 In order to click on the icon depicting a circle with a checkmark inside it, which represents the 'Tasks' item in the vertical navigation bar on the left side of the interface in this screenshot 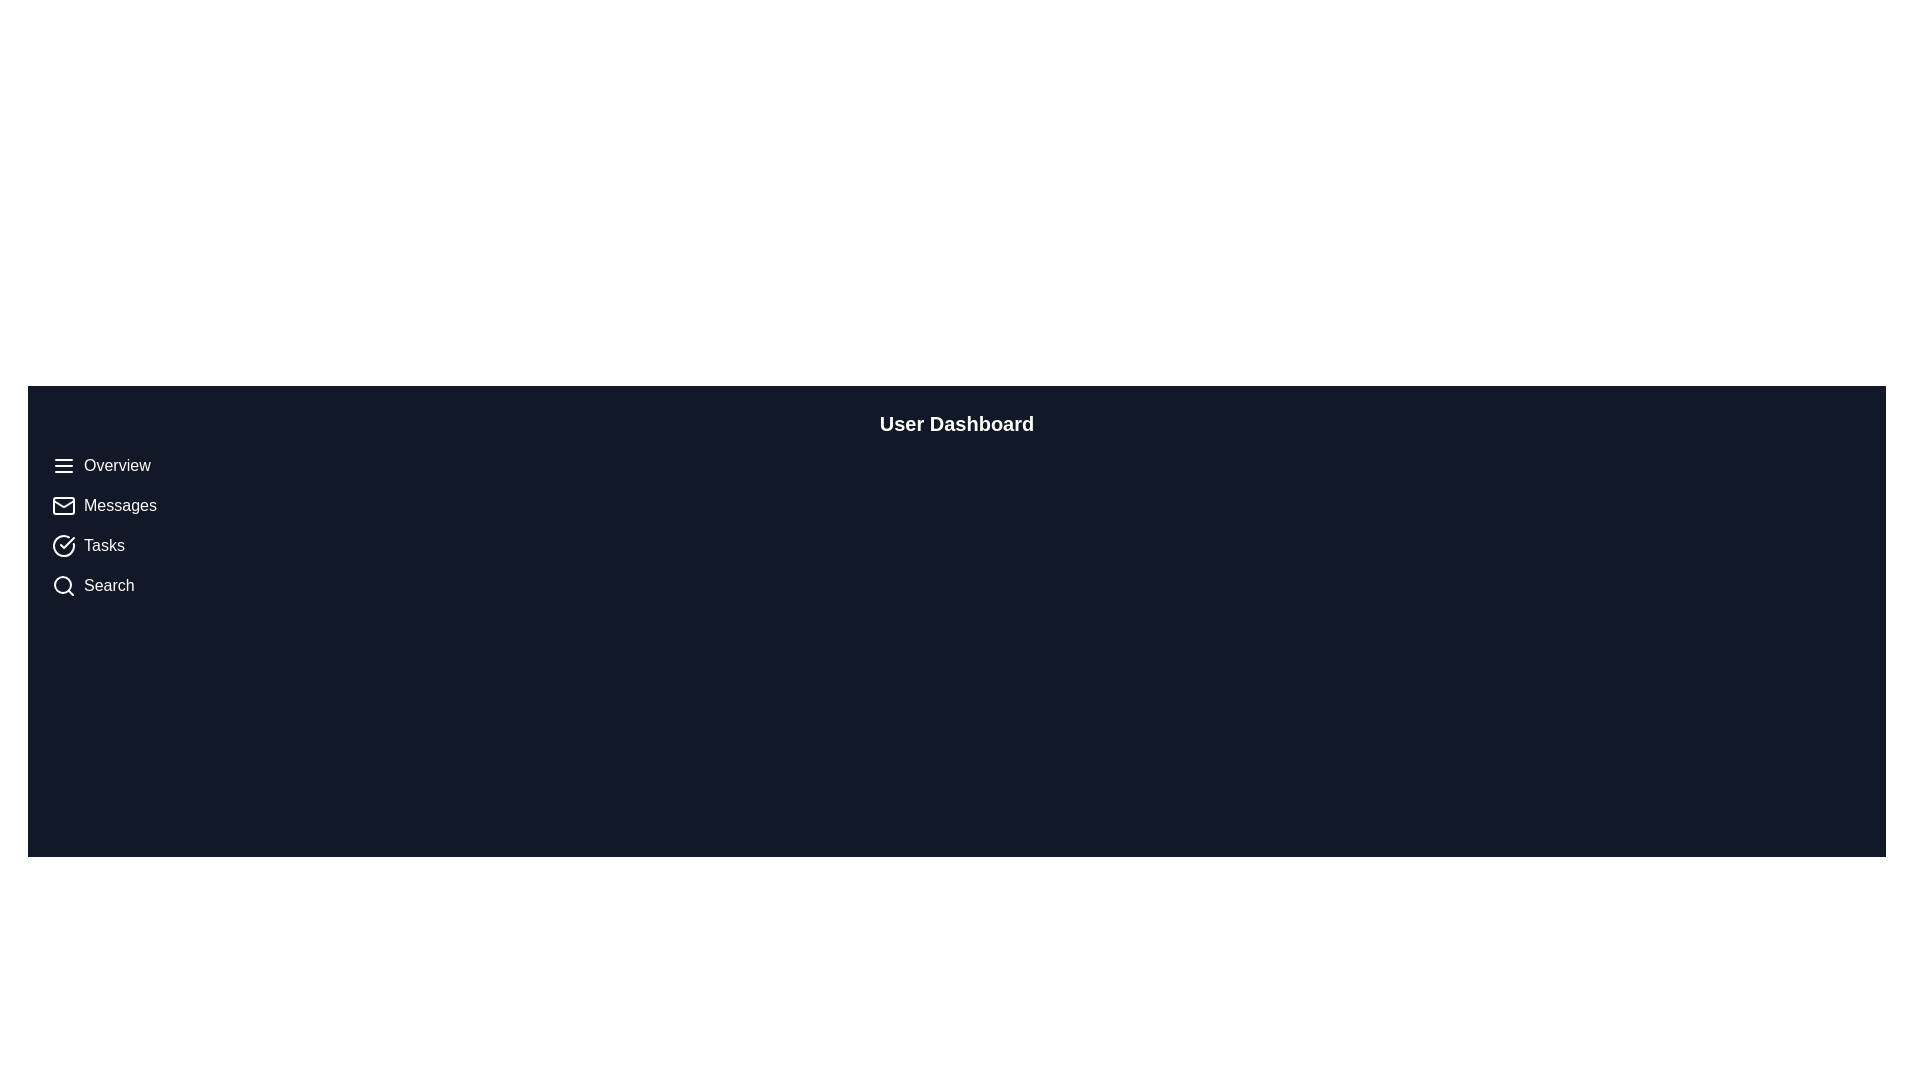, I will do `click(63, 546)`.